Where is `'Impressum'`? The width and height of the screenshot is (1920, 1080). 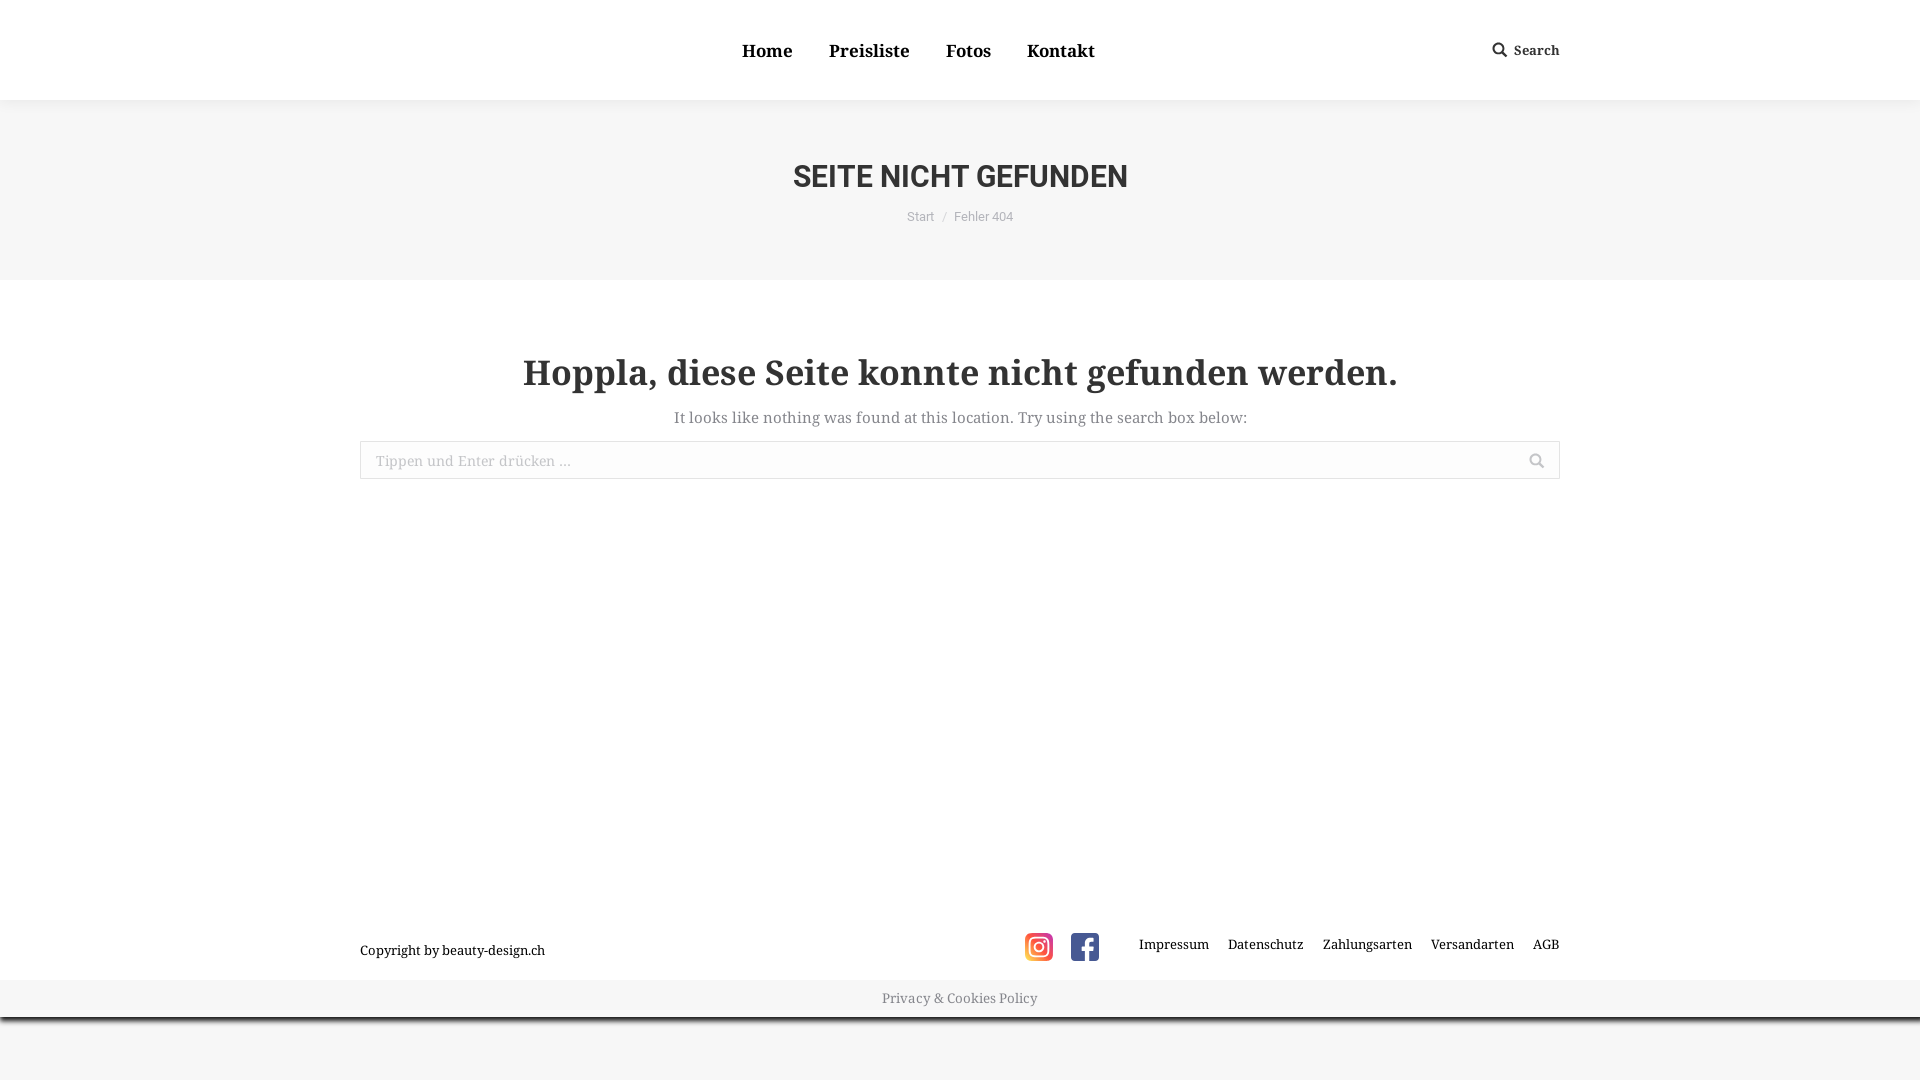 'Impressum' is located at coordinates (1174, 944).